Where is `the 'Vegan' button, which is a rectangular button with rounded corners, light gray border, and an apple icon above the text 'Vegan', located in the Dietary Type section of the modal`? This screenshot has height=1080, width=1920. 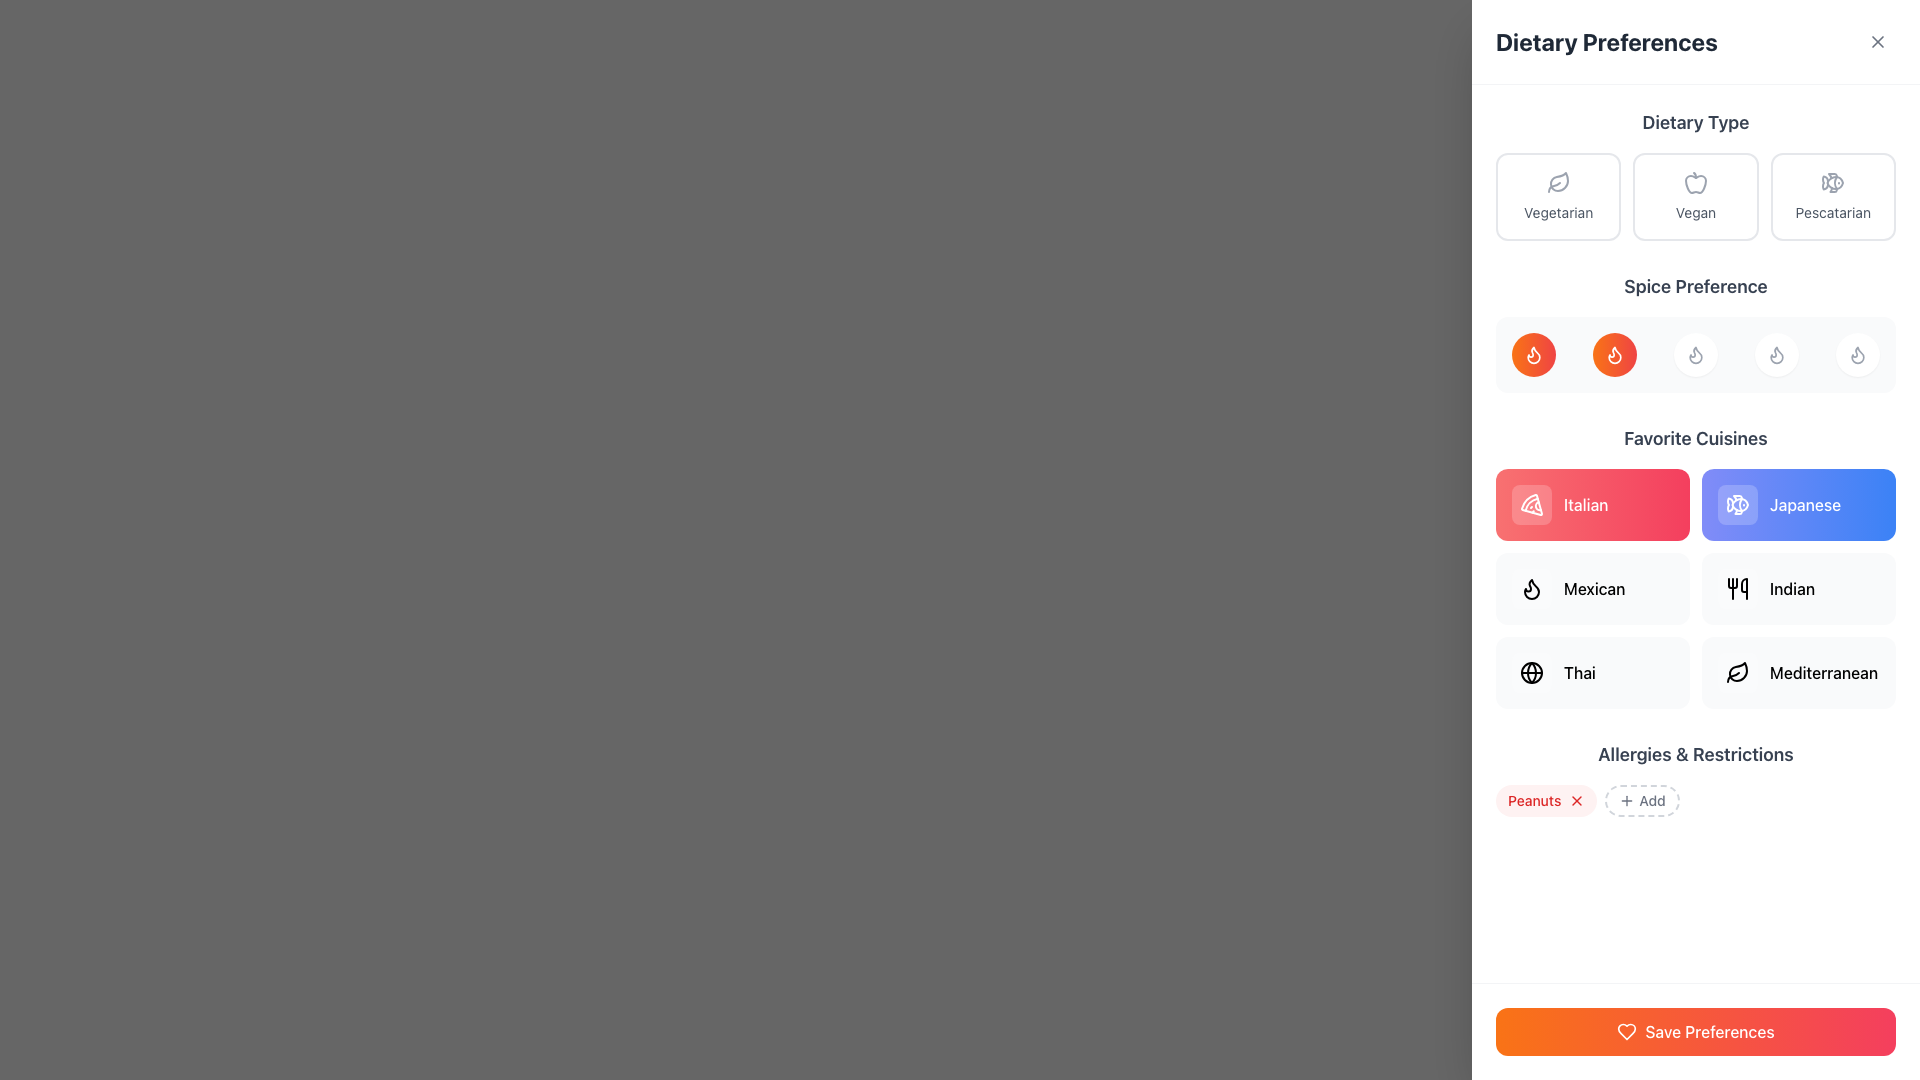
the 'Vegan' button, which is a rectangular button with rounded corners, light gray border, and an apple icon above the text 'Vegan', located in the Dietary Type section of the modal is located at coordinates (1694, 196).